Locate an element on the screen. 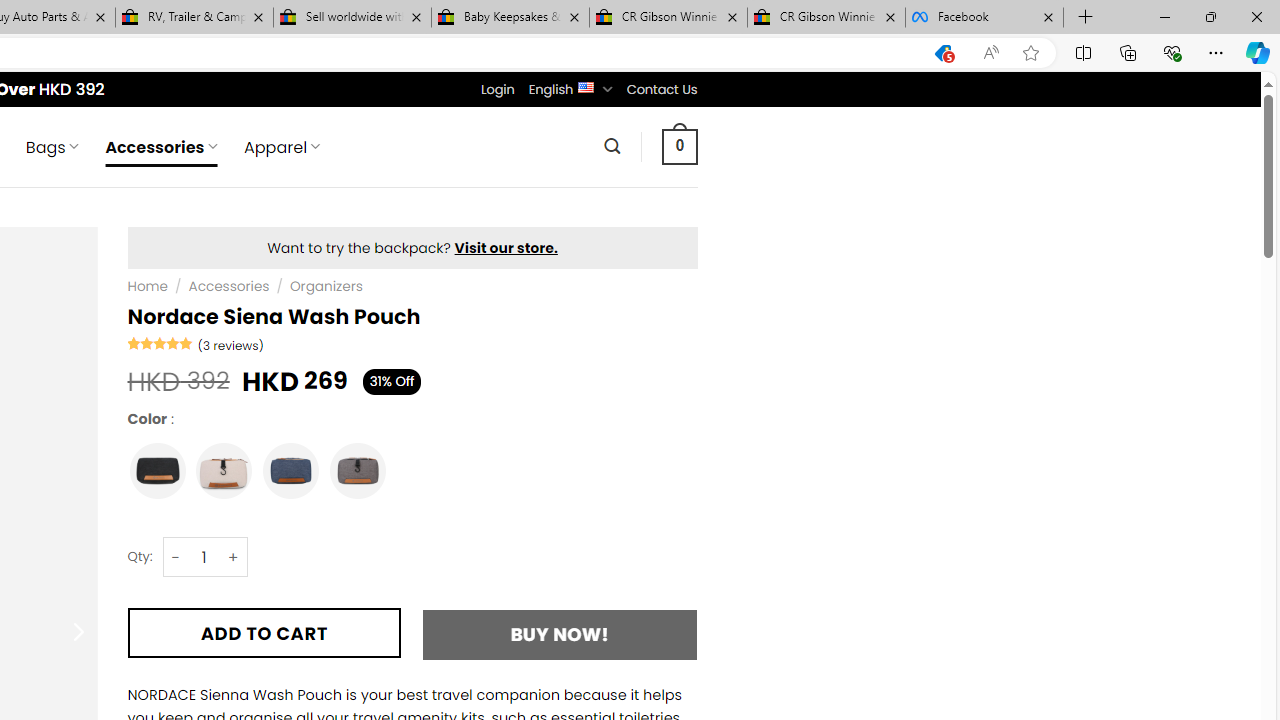 The height and width of the screenshot is (720, 1280). ' 0 ' is located at coordinates (679, 145).